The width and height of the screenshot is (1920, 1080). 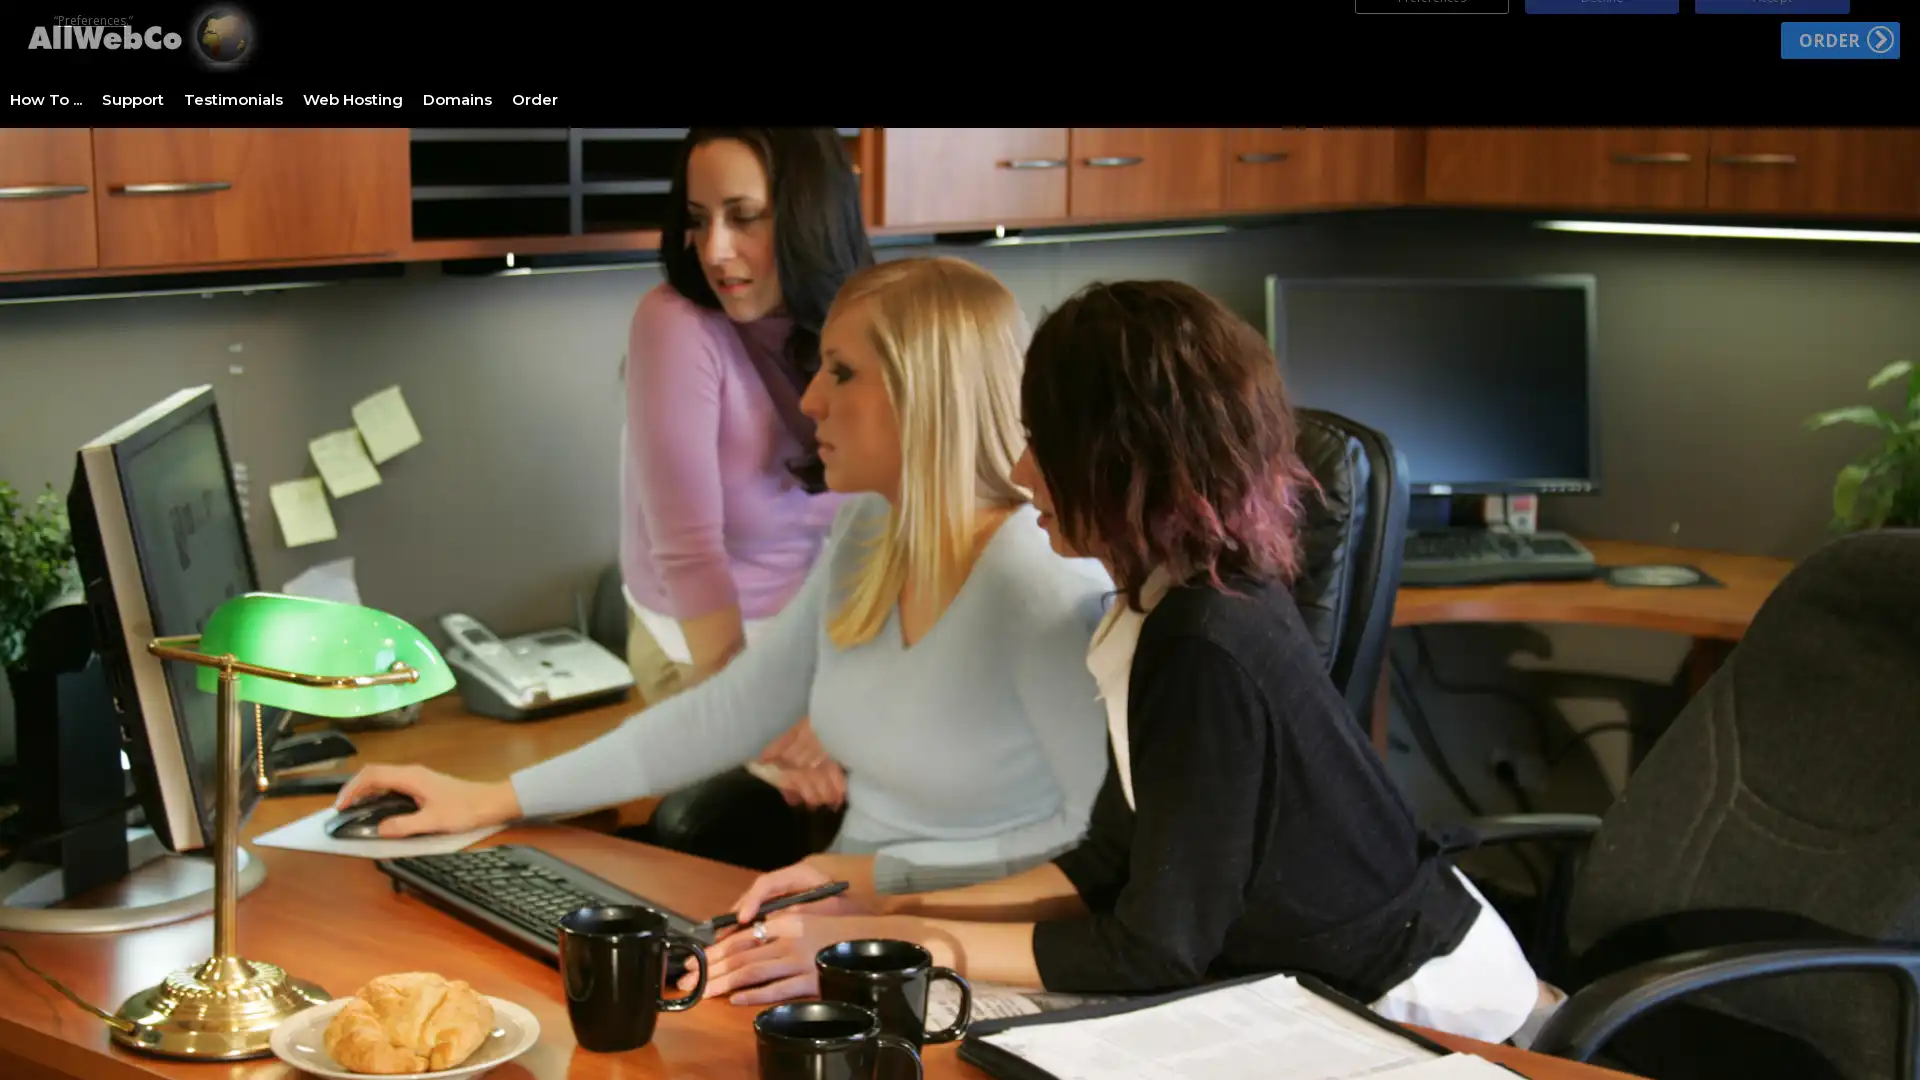 What do you see at coordinates (1602, 68) in the screenshot?
I see `Decline` at bounding box center [1602, 68].